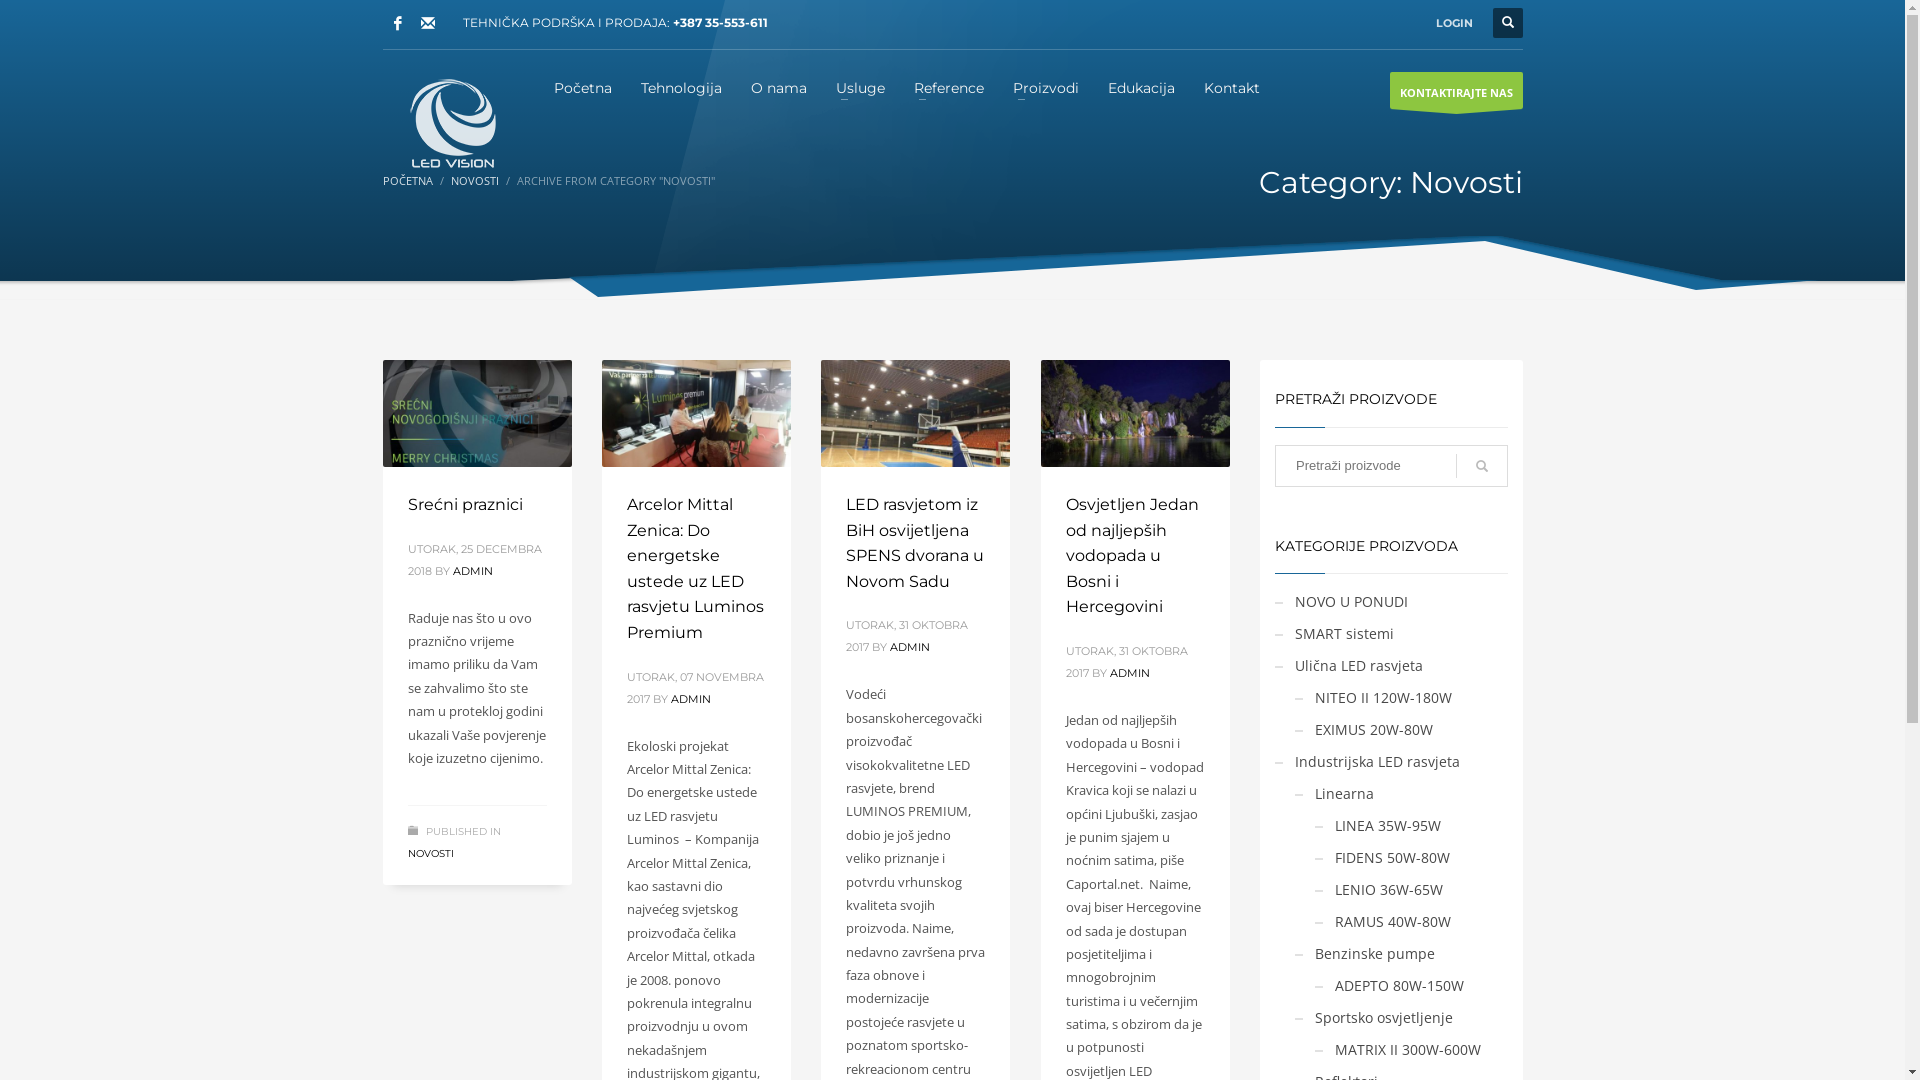 This screenshot has width=1920, height=1080. What do you see at coordinates (1363, 952) in the screenshot?
I see `'Benzinske pumpe'` at bounding box center [1363, 952].